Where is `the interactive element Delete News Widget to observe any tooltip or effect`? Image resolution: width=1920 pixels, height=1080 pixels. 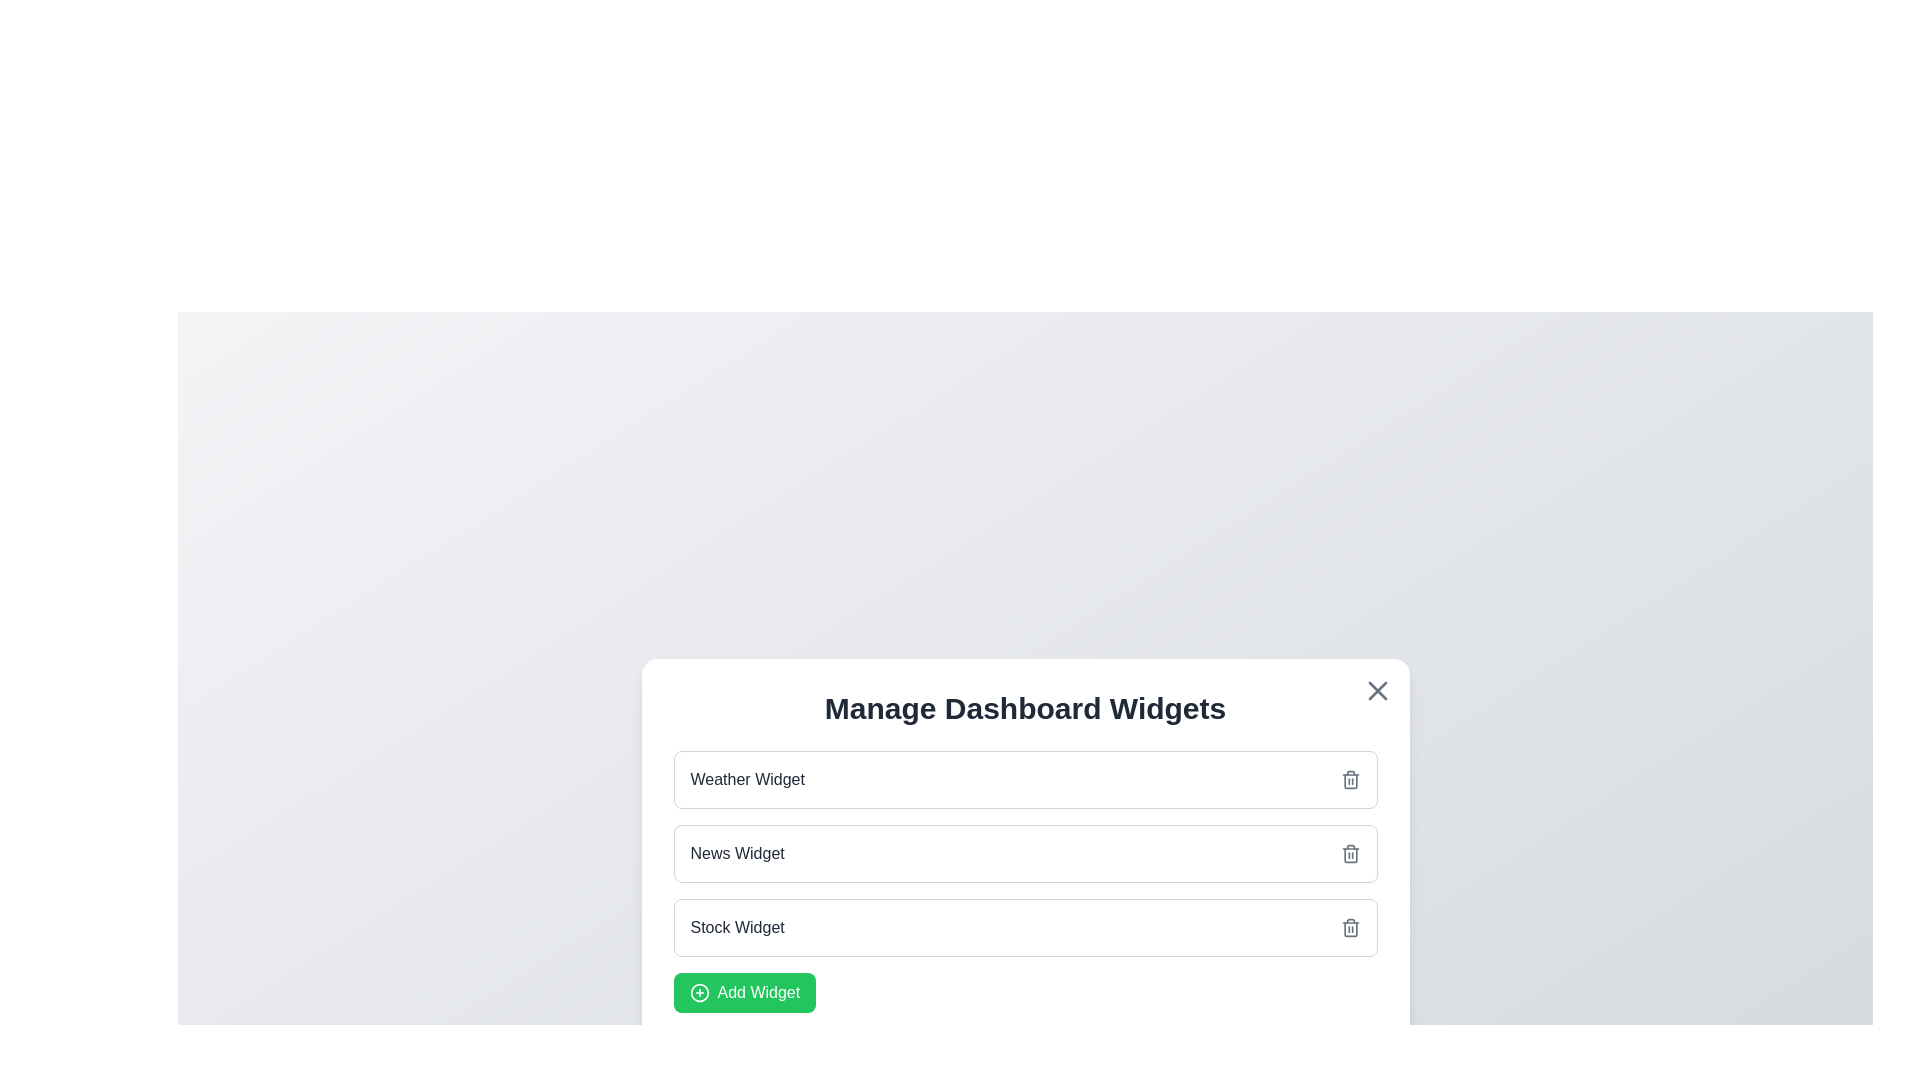
the interactive element Delete News Widget to observe any tooltip or effect is located at coordinates (1350, 853).